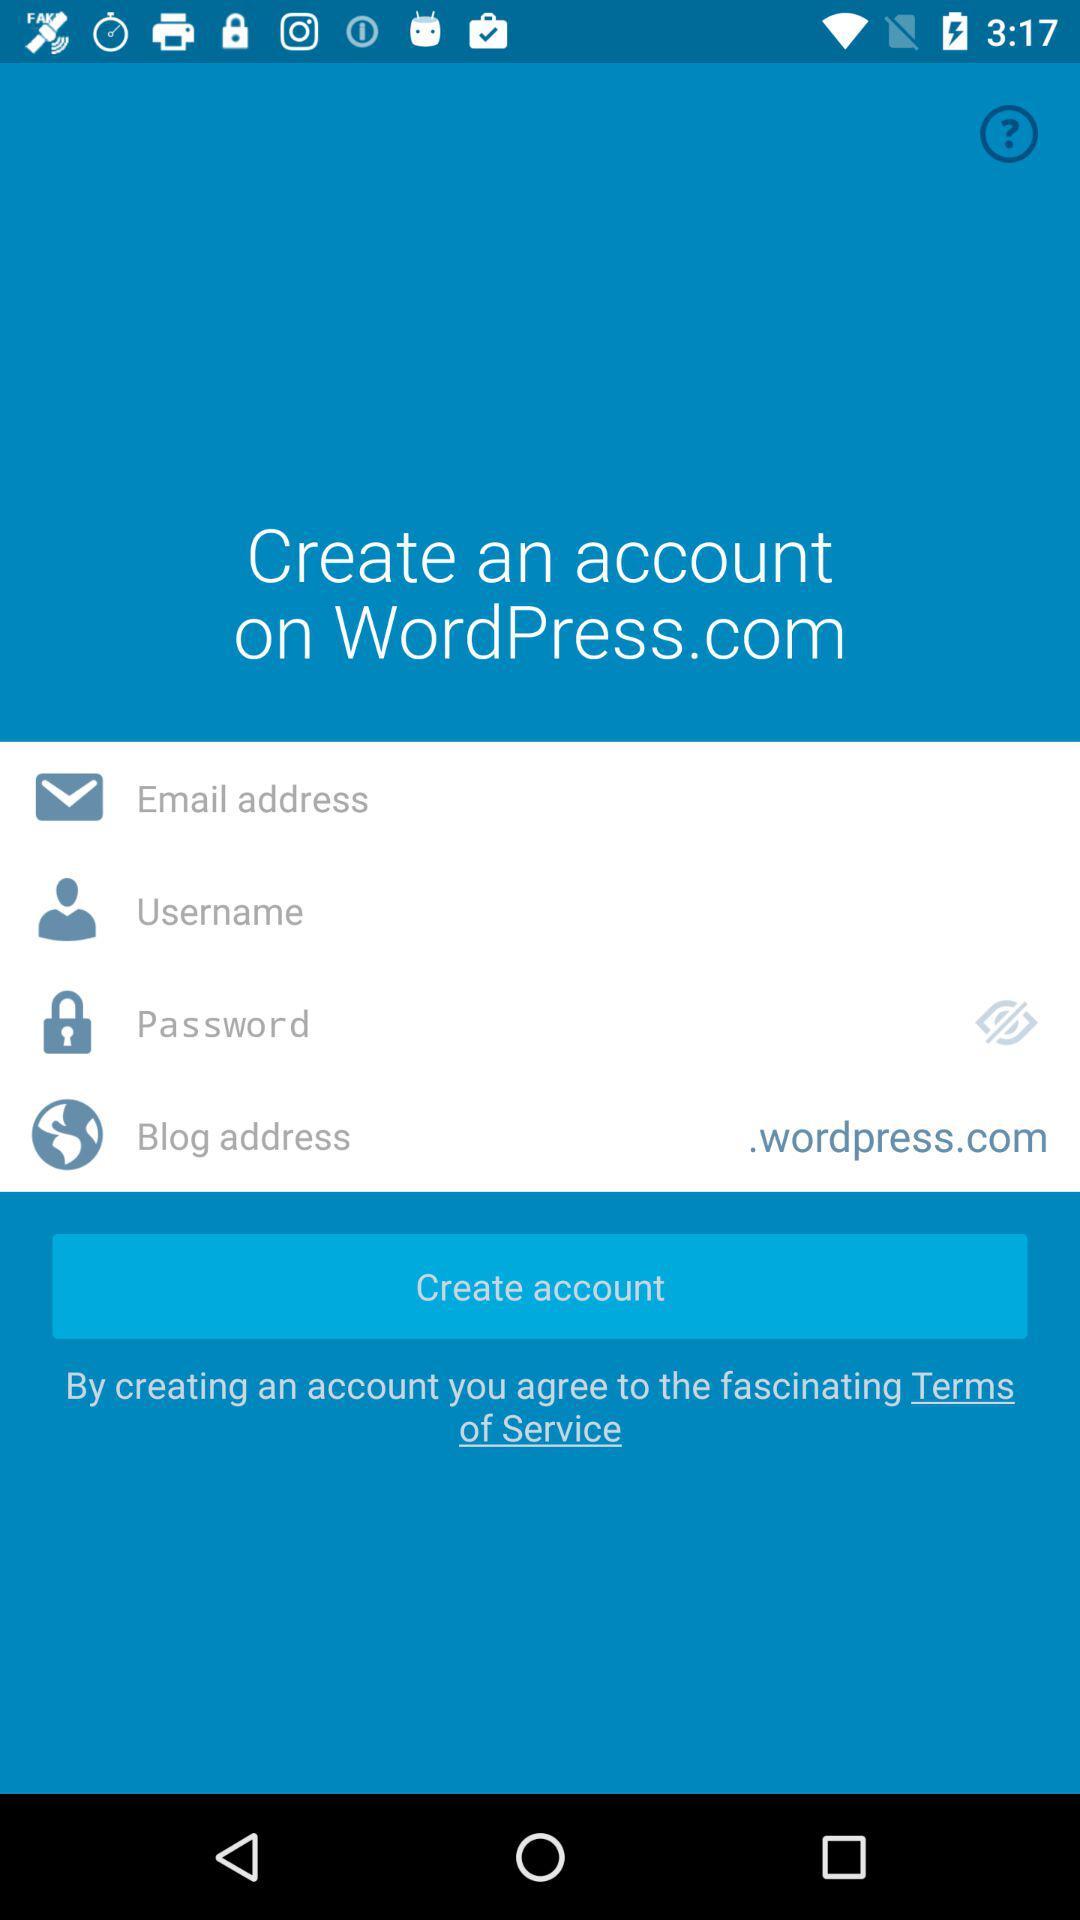 The height and width of the screenshot is (1920, 1080). I want to click on the text which is below the create account, so click(540, 1405).